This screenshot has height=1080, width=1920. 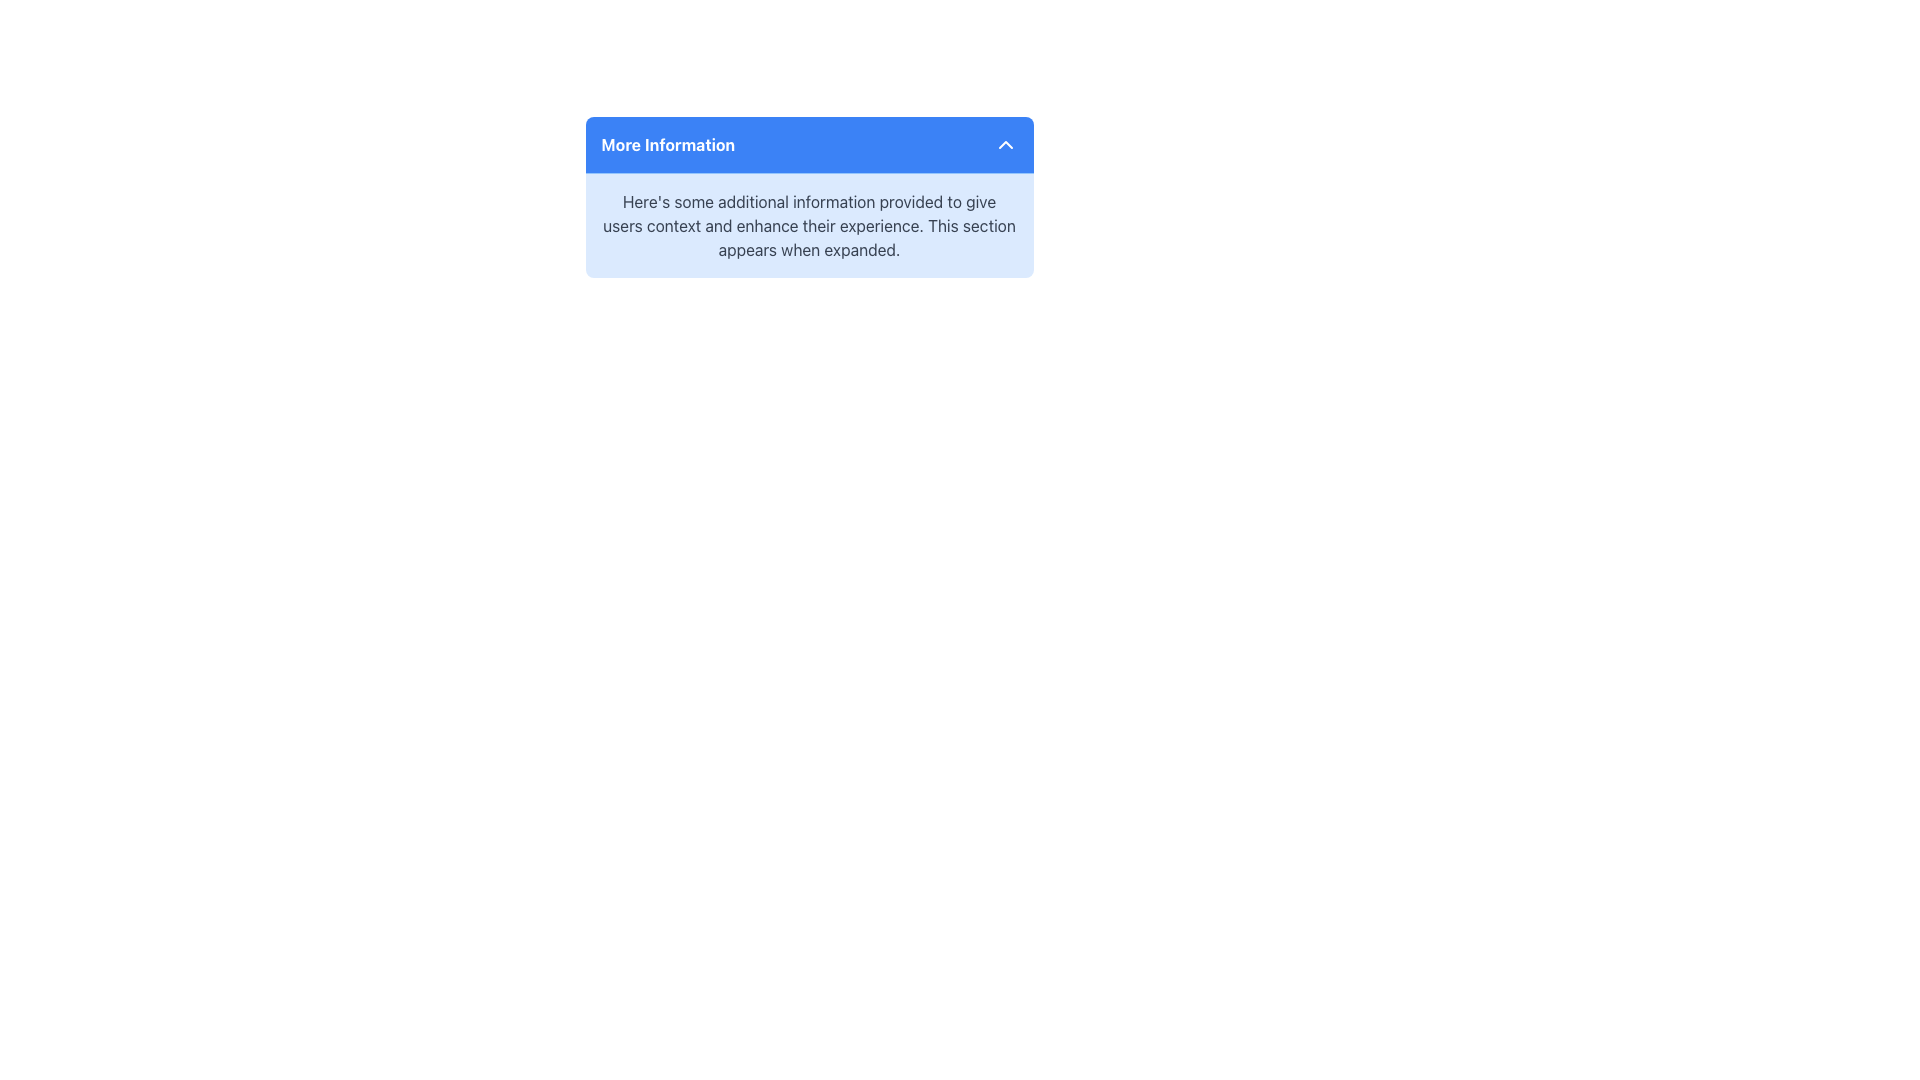 I want to click on keyboard navigation, so click(x=809, y=144).